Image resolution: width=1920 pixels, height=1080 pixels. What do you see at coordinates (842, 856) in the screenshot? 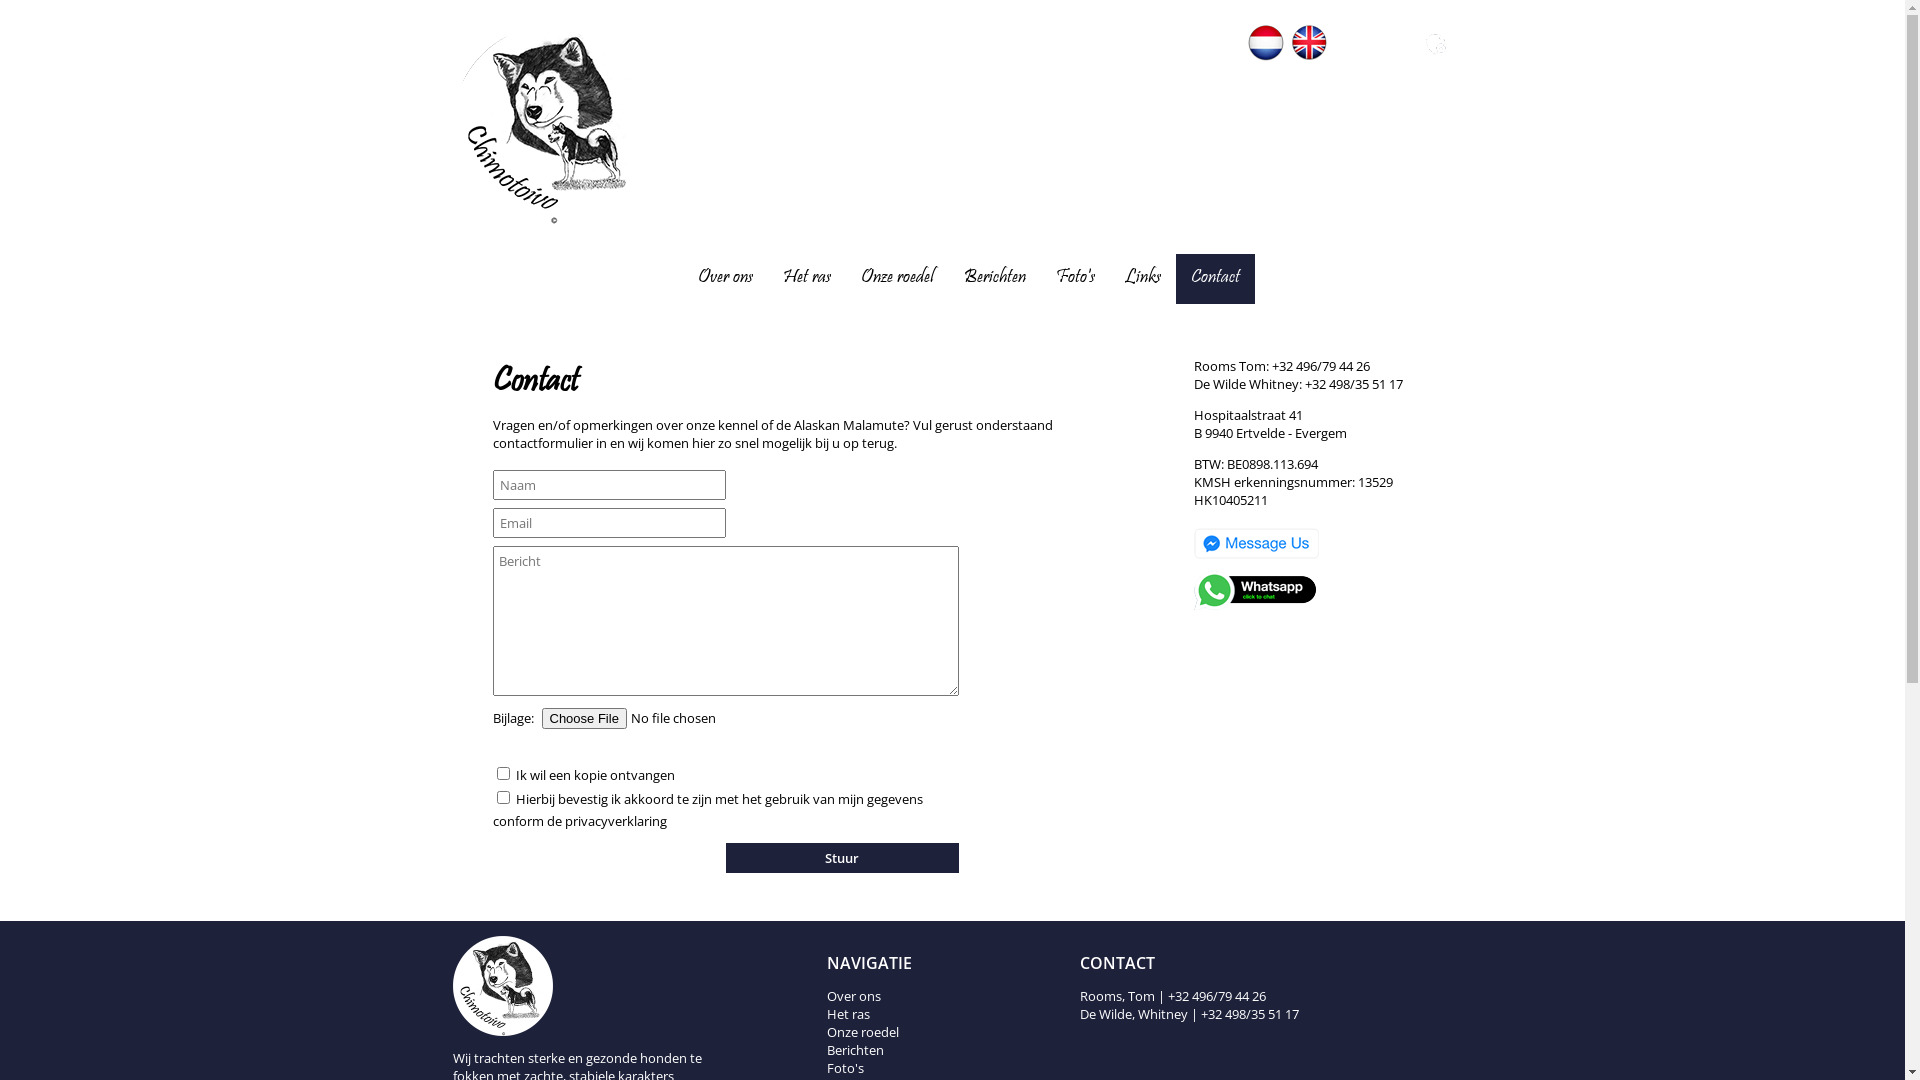
I see `'Stuur'` at bounding box center [842, 856].